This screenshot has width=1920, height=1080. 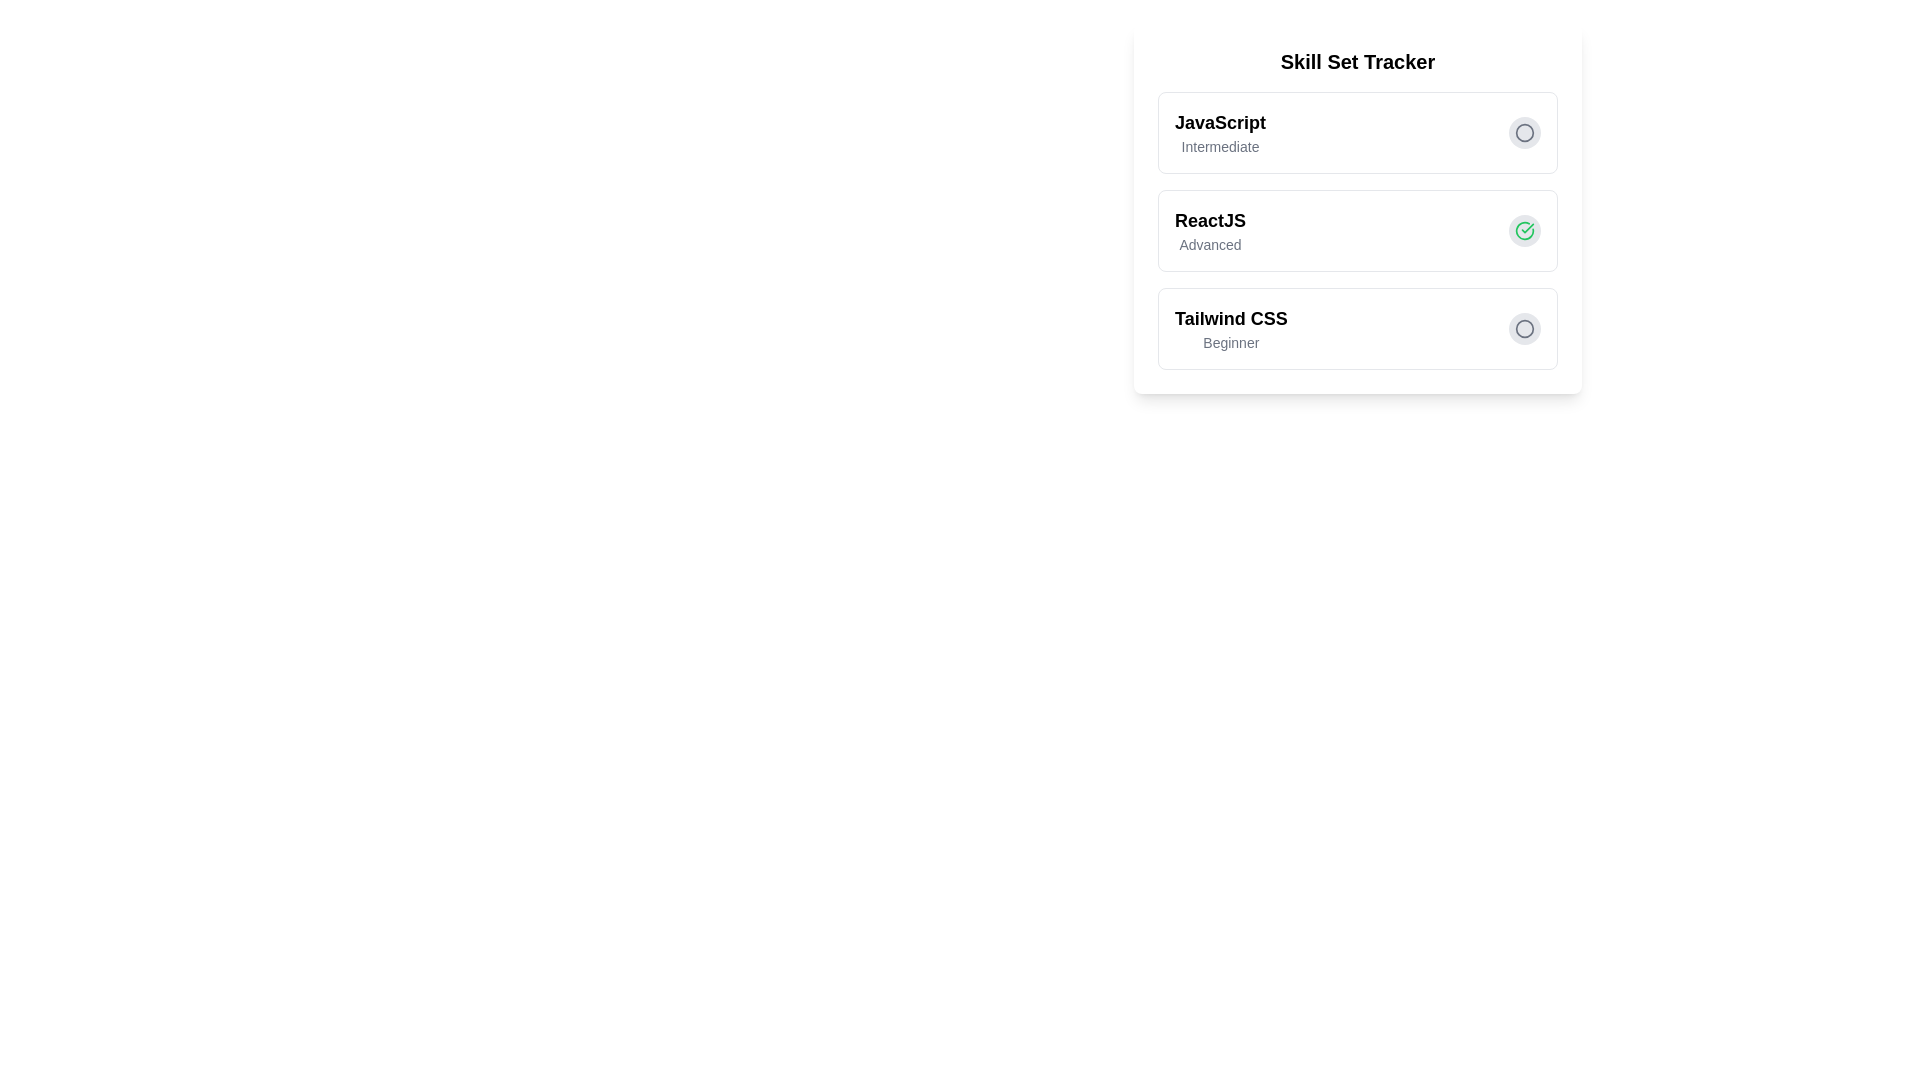 What do you see at coordinates (1358, 60) in the screenshot?
I see `the Header Text element that identifies the purpose of the 'Skill Set Tracker' interface section, which is located at the top of the white card-like structure` at bounding box center [1358, 60].